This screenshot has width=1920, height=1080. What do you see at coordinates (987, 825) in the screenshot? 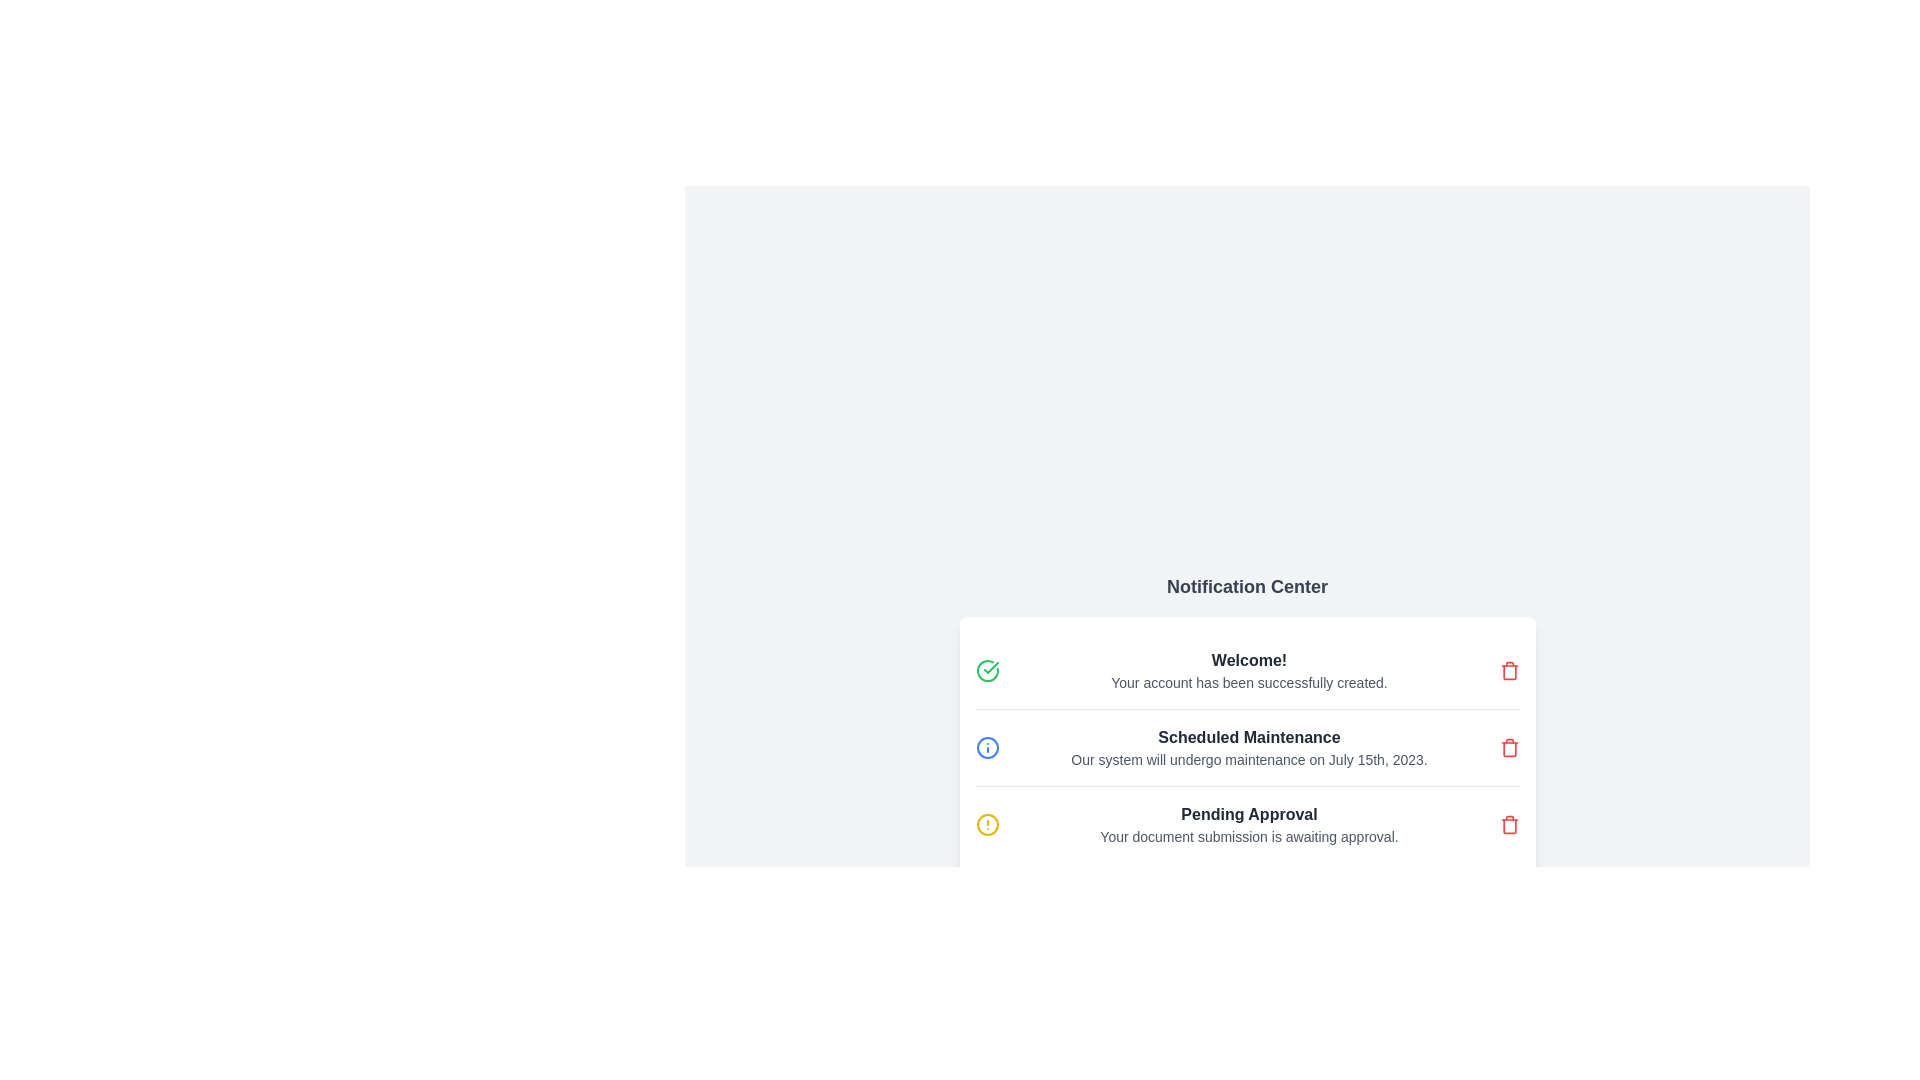
I see `the icon located on the 'Pending Approval' notification item, which is the third icon in a vertically stacked list of notifications` at bounding box center [987, 825].